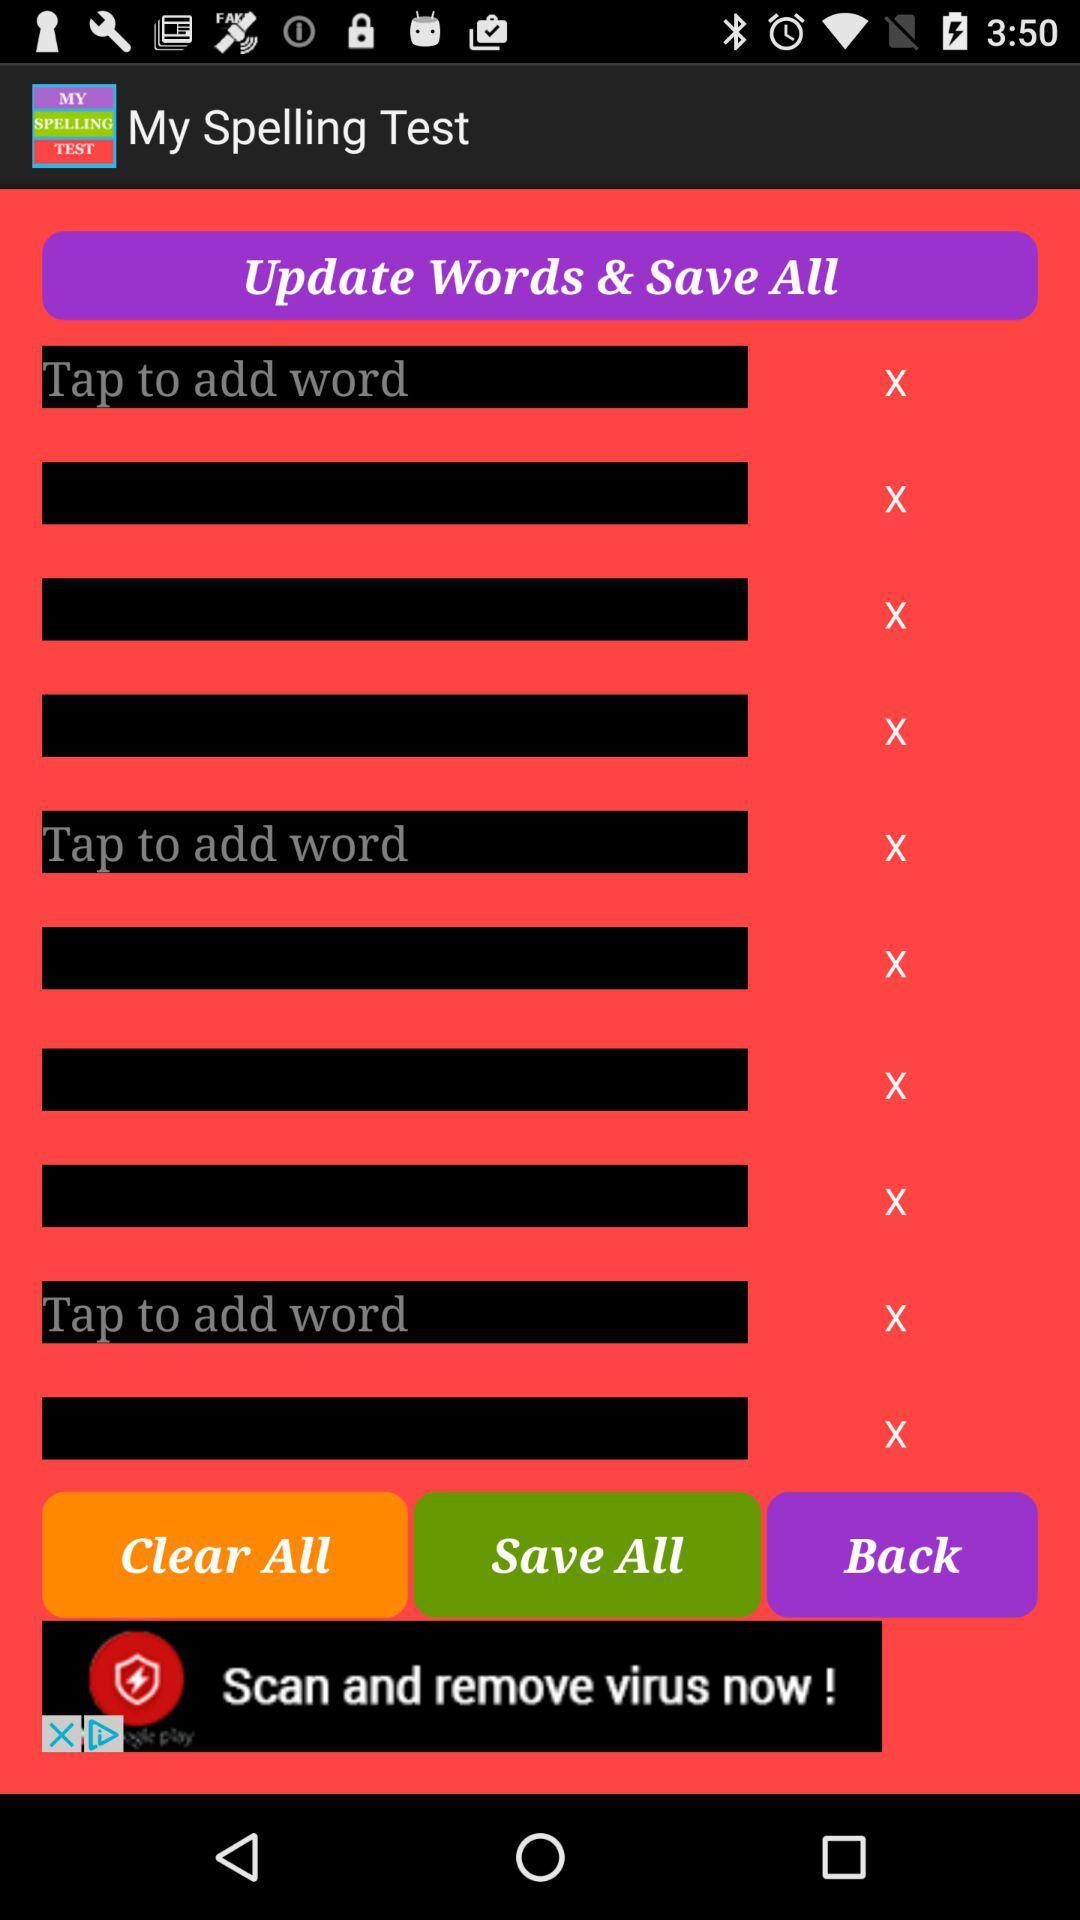 The height and width of the screenshot is (1920, 1080). I want to click on tap to add word, so click(394, 608).